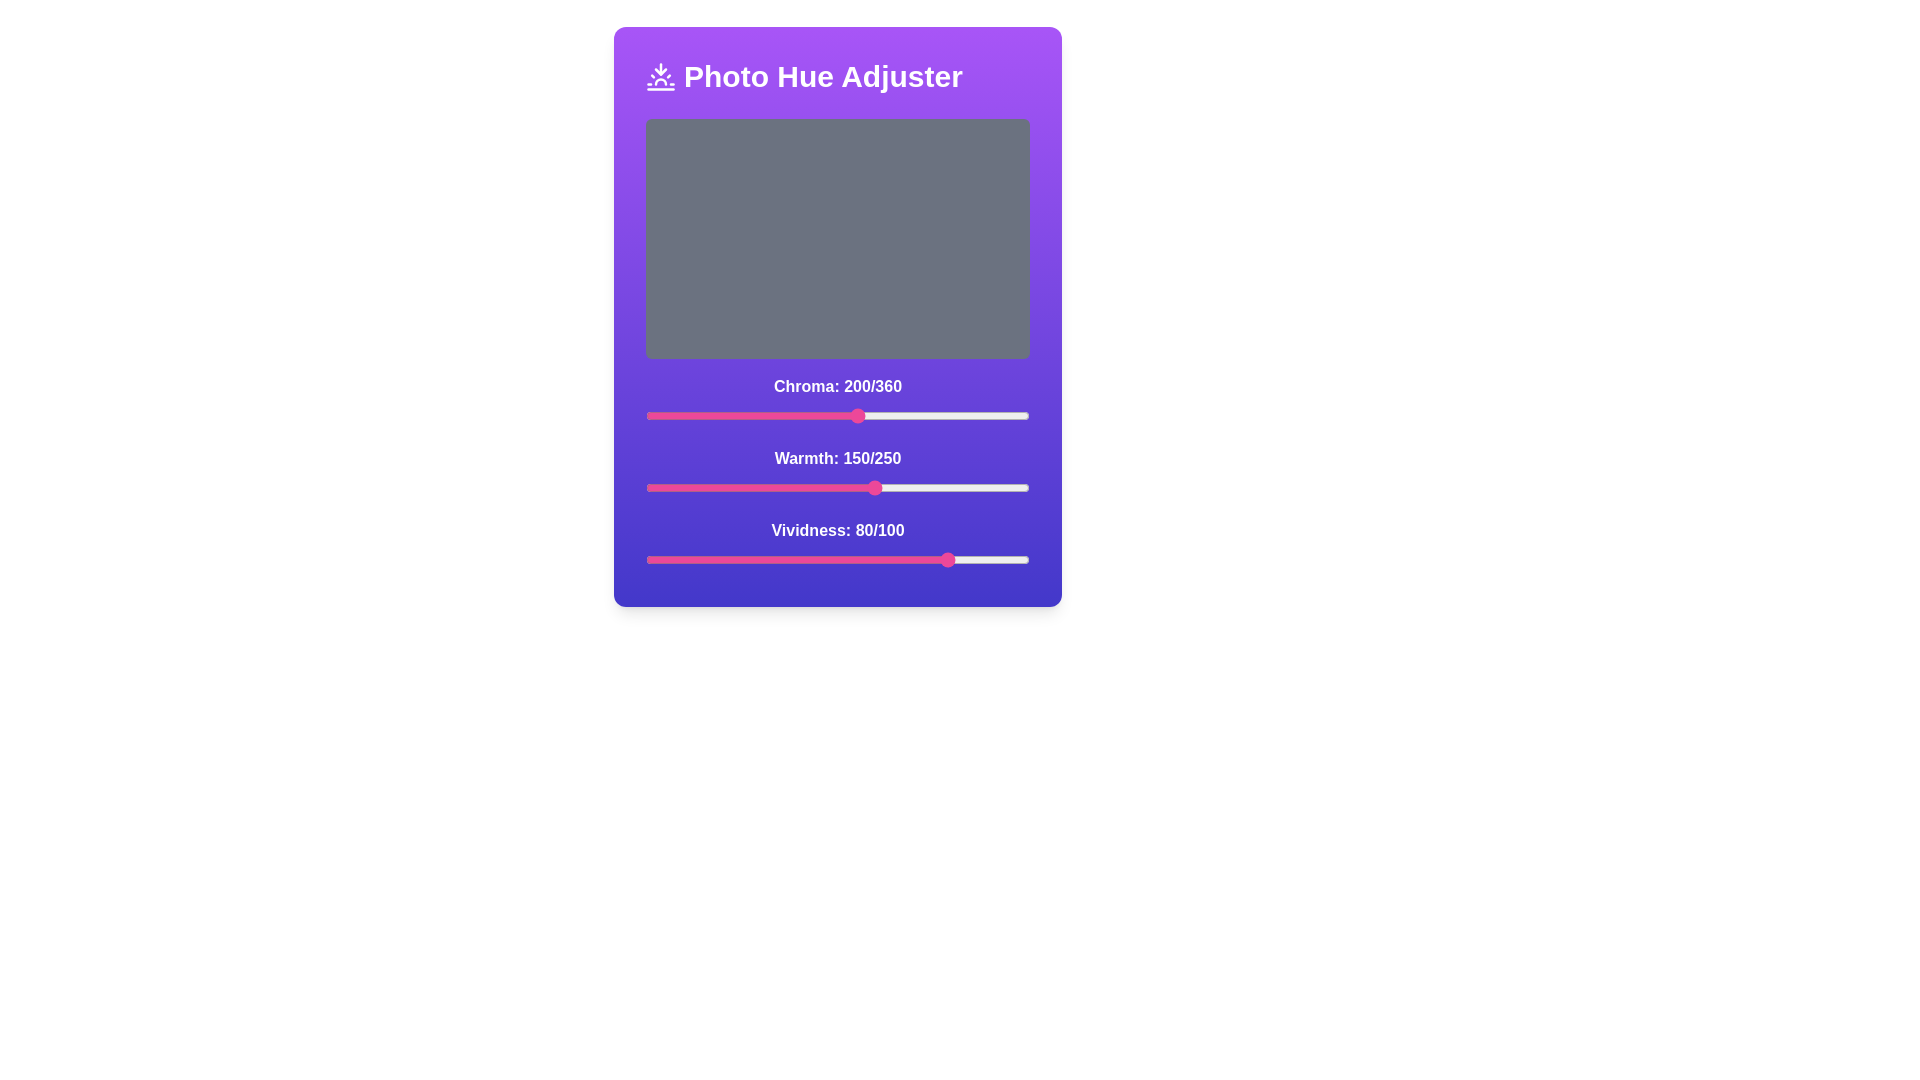  What do you see at coordinates (760, 488) in the screenshot?
I see `the warmth slider to 75 value` at bounding box center [760, 488].